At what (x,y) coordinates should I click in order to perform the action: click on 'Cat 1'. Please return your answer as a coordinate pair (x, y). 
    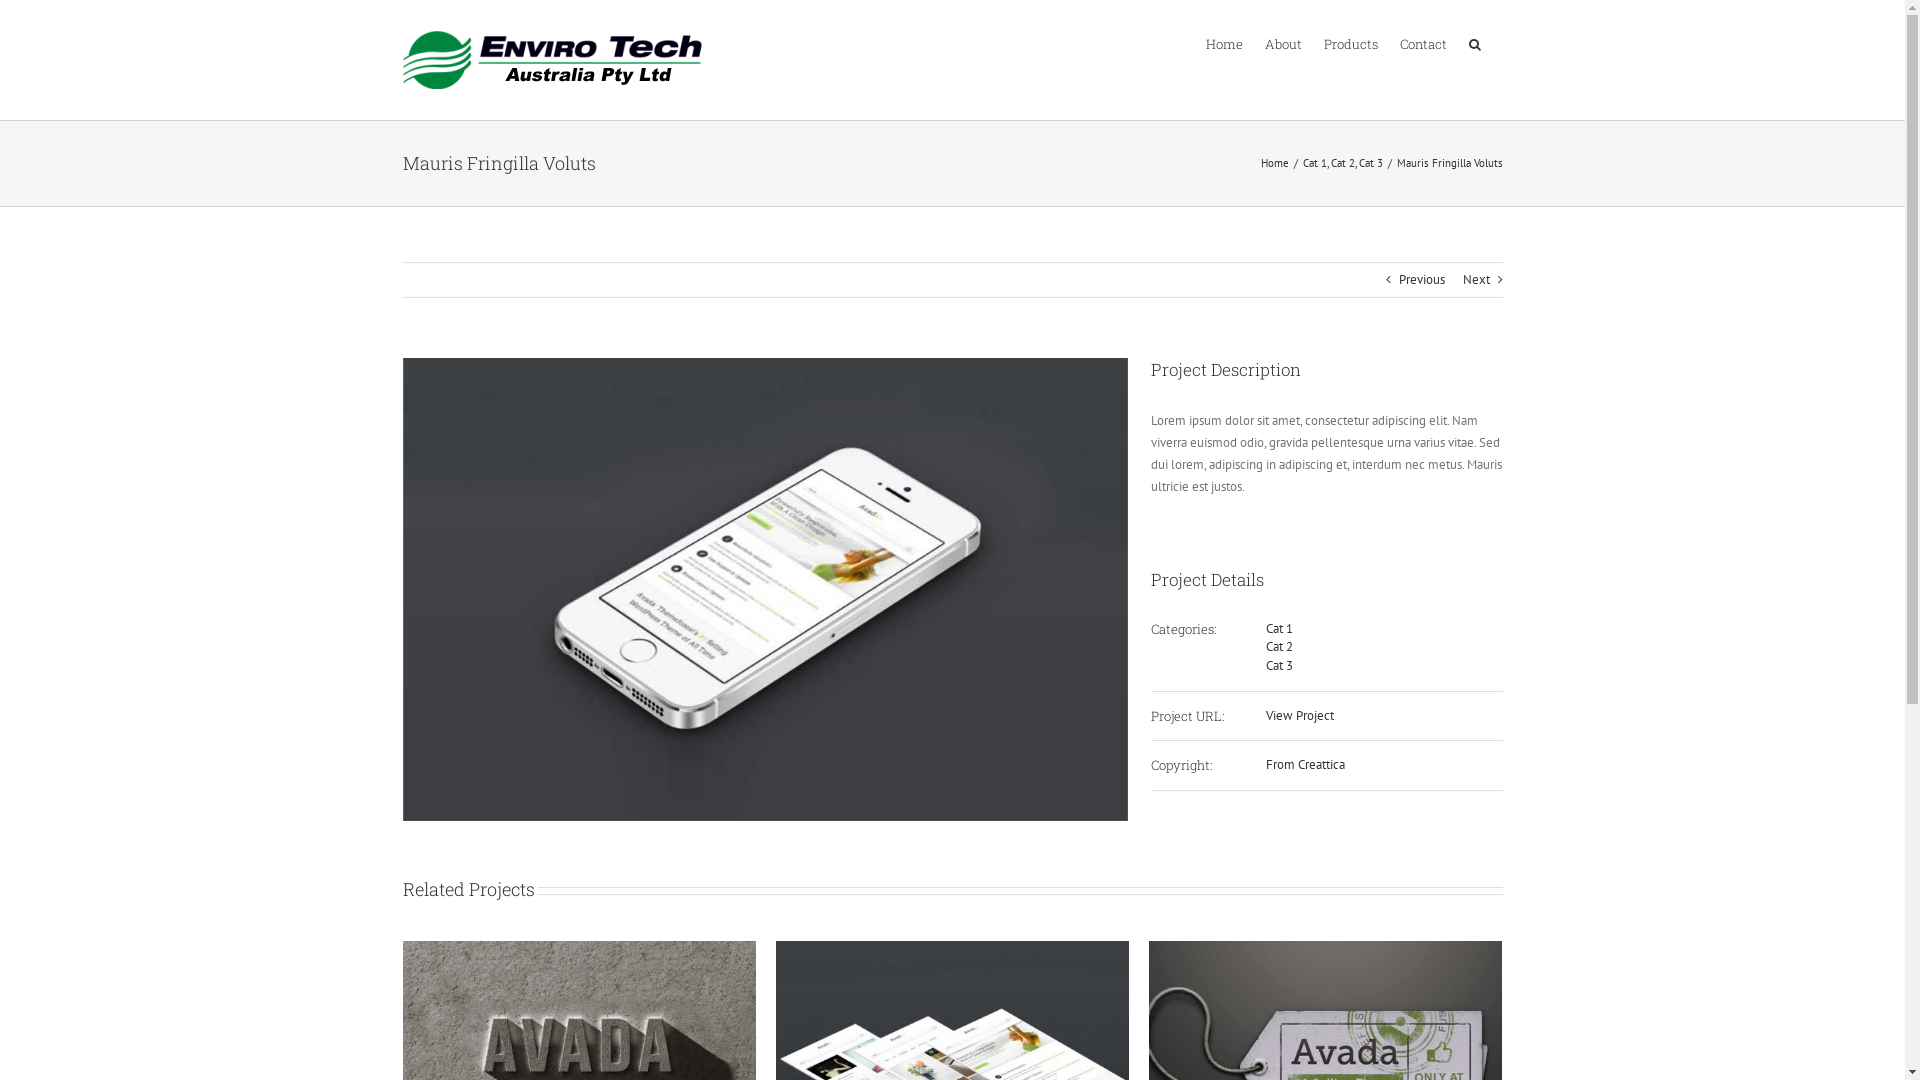
    Looking at the image, I should click on (1314, 161).